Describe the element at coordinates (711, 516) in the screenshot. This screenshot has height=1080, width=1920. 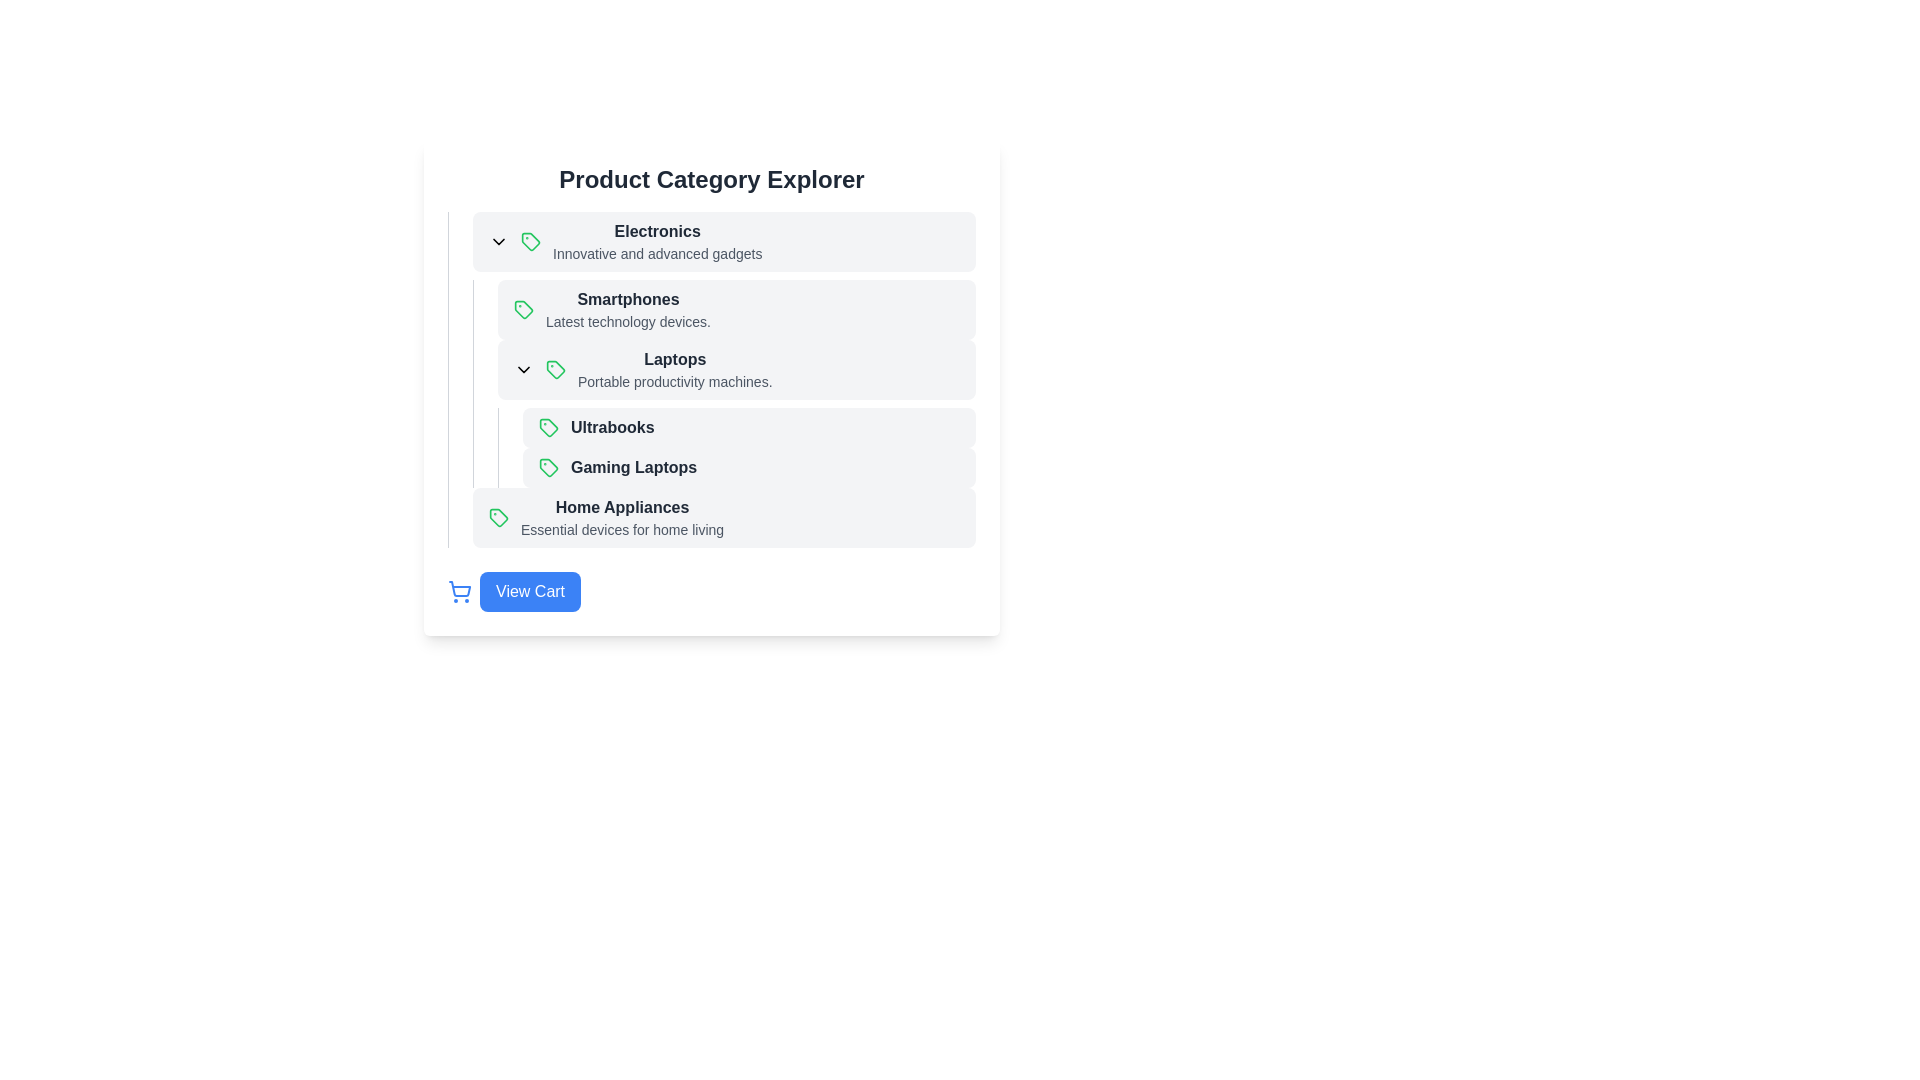
I see `the 'Home Appliances' list item, which features a green tag icon and bold text` at that location.